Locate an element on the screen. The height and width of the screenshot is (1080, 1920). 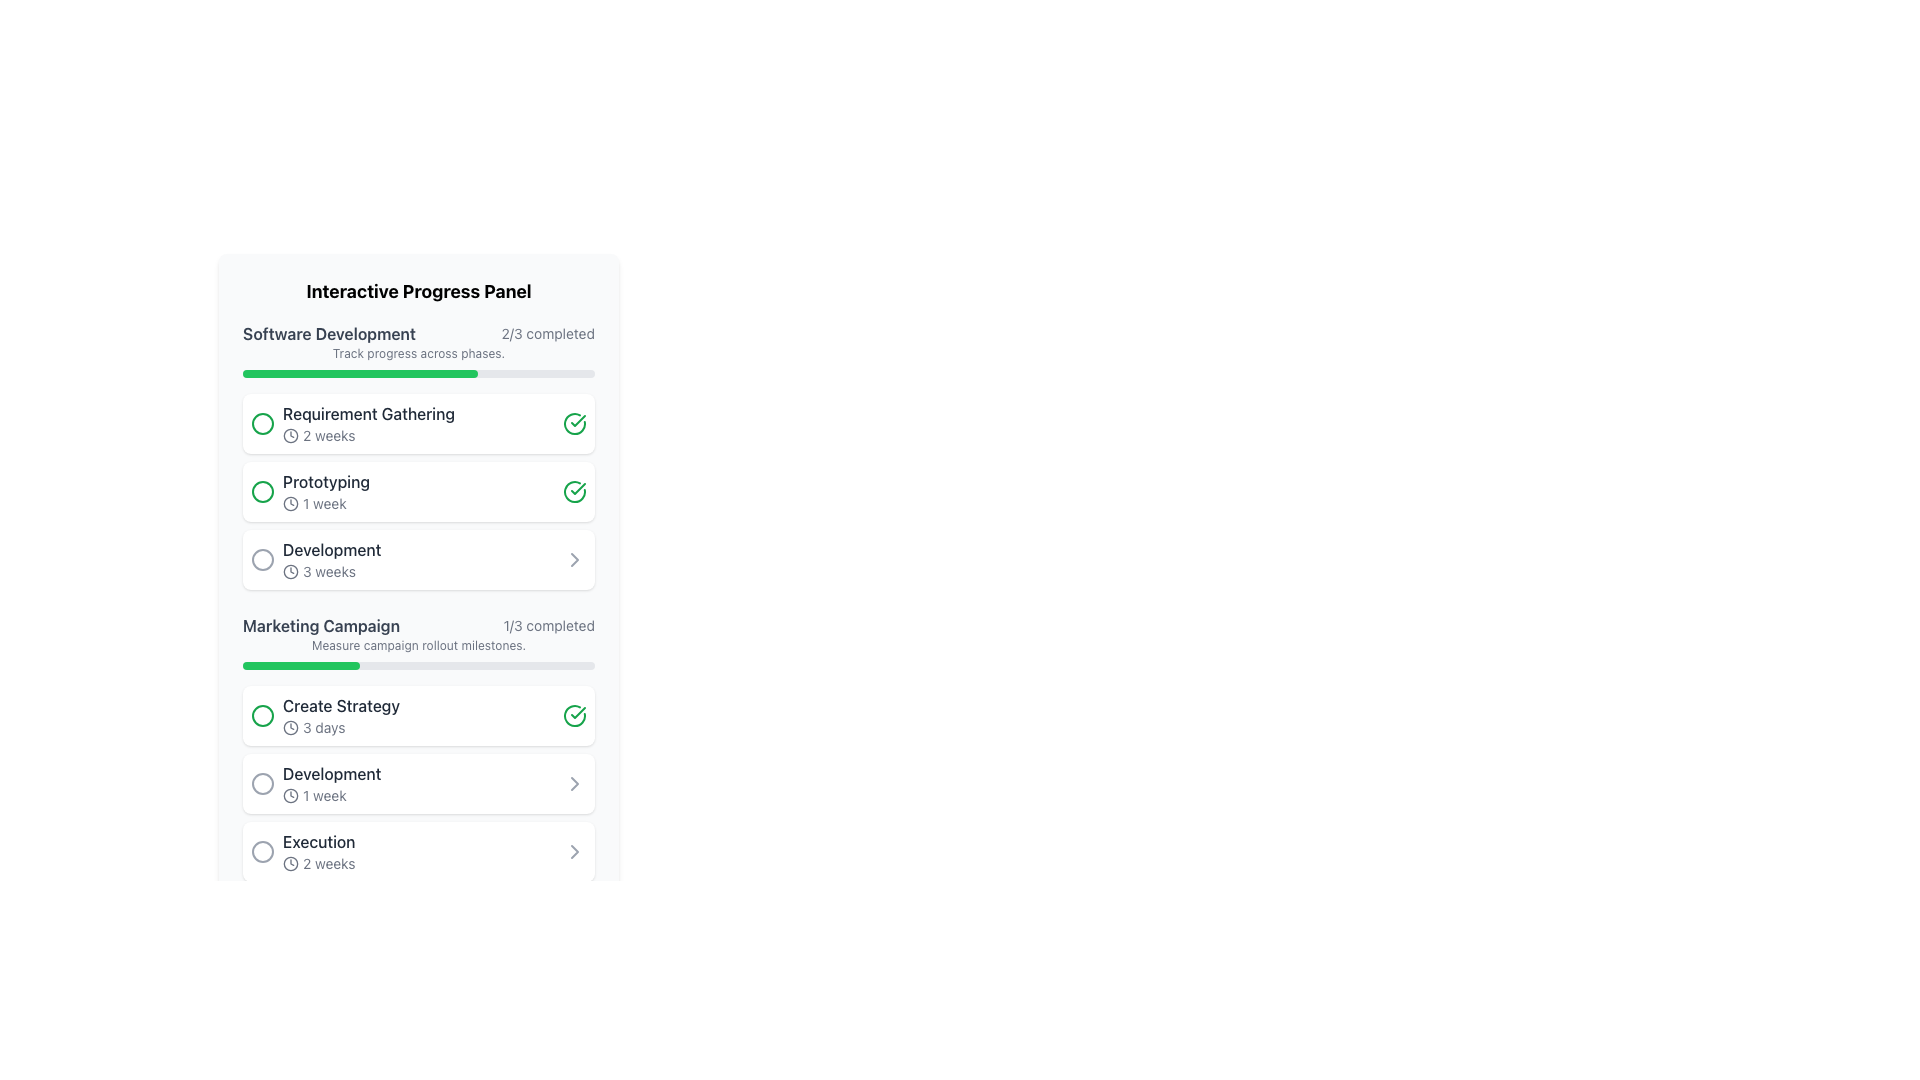
the informational text element for the project phase 'Prototyping' located in the 'Software Development' list, which is the second item between 'Requirement Gathering' and 'Development' is located at coordinates (326, 492).